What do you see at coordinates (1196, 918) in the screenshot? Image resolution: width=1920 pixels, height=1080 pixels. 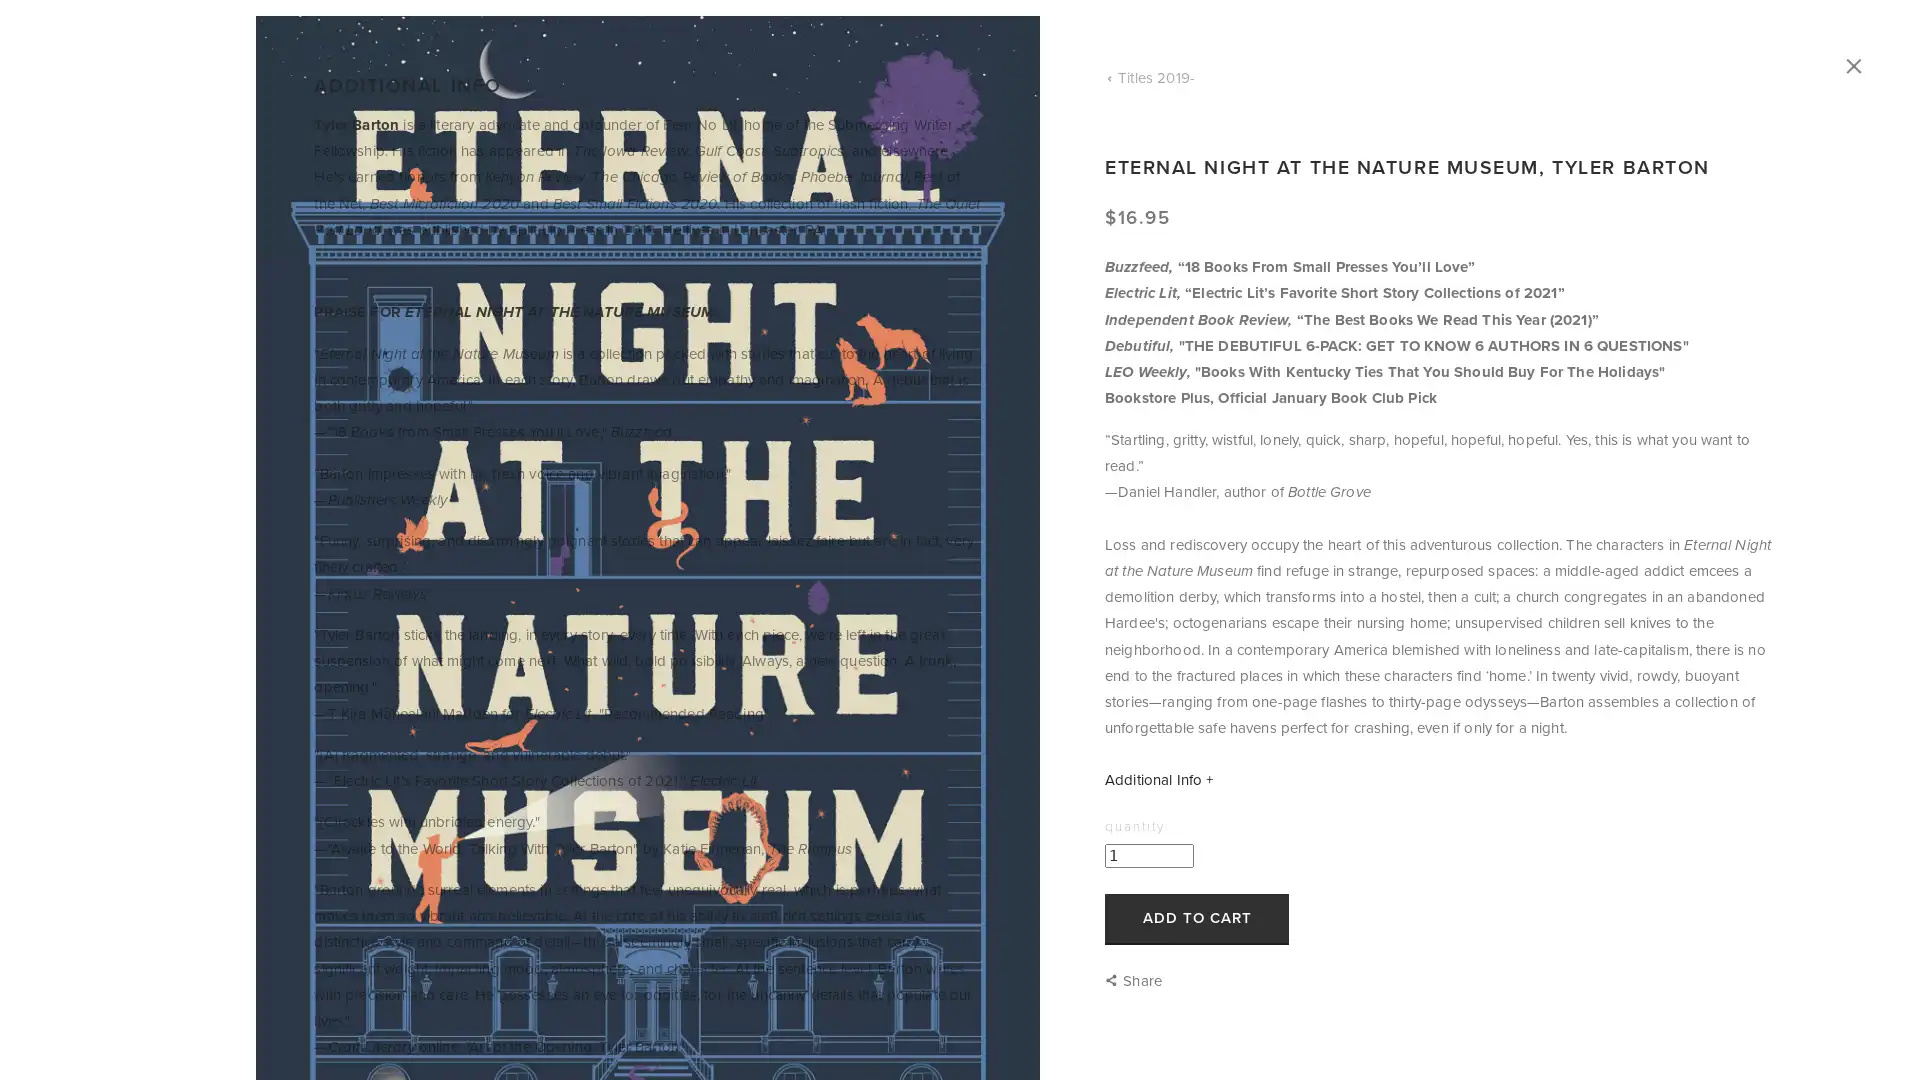 I see `ADD TO CART` at bounding box center [1196, 918].